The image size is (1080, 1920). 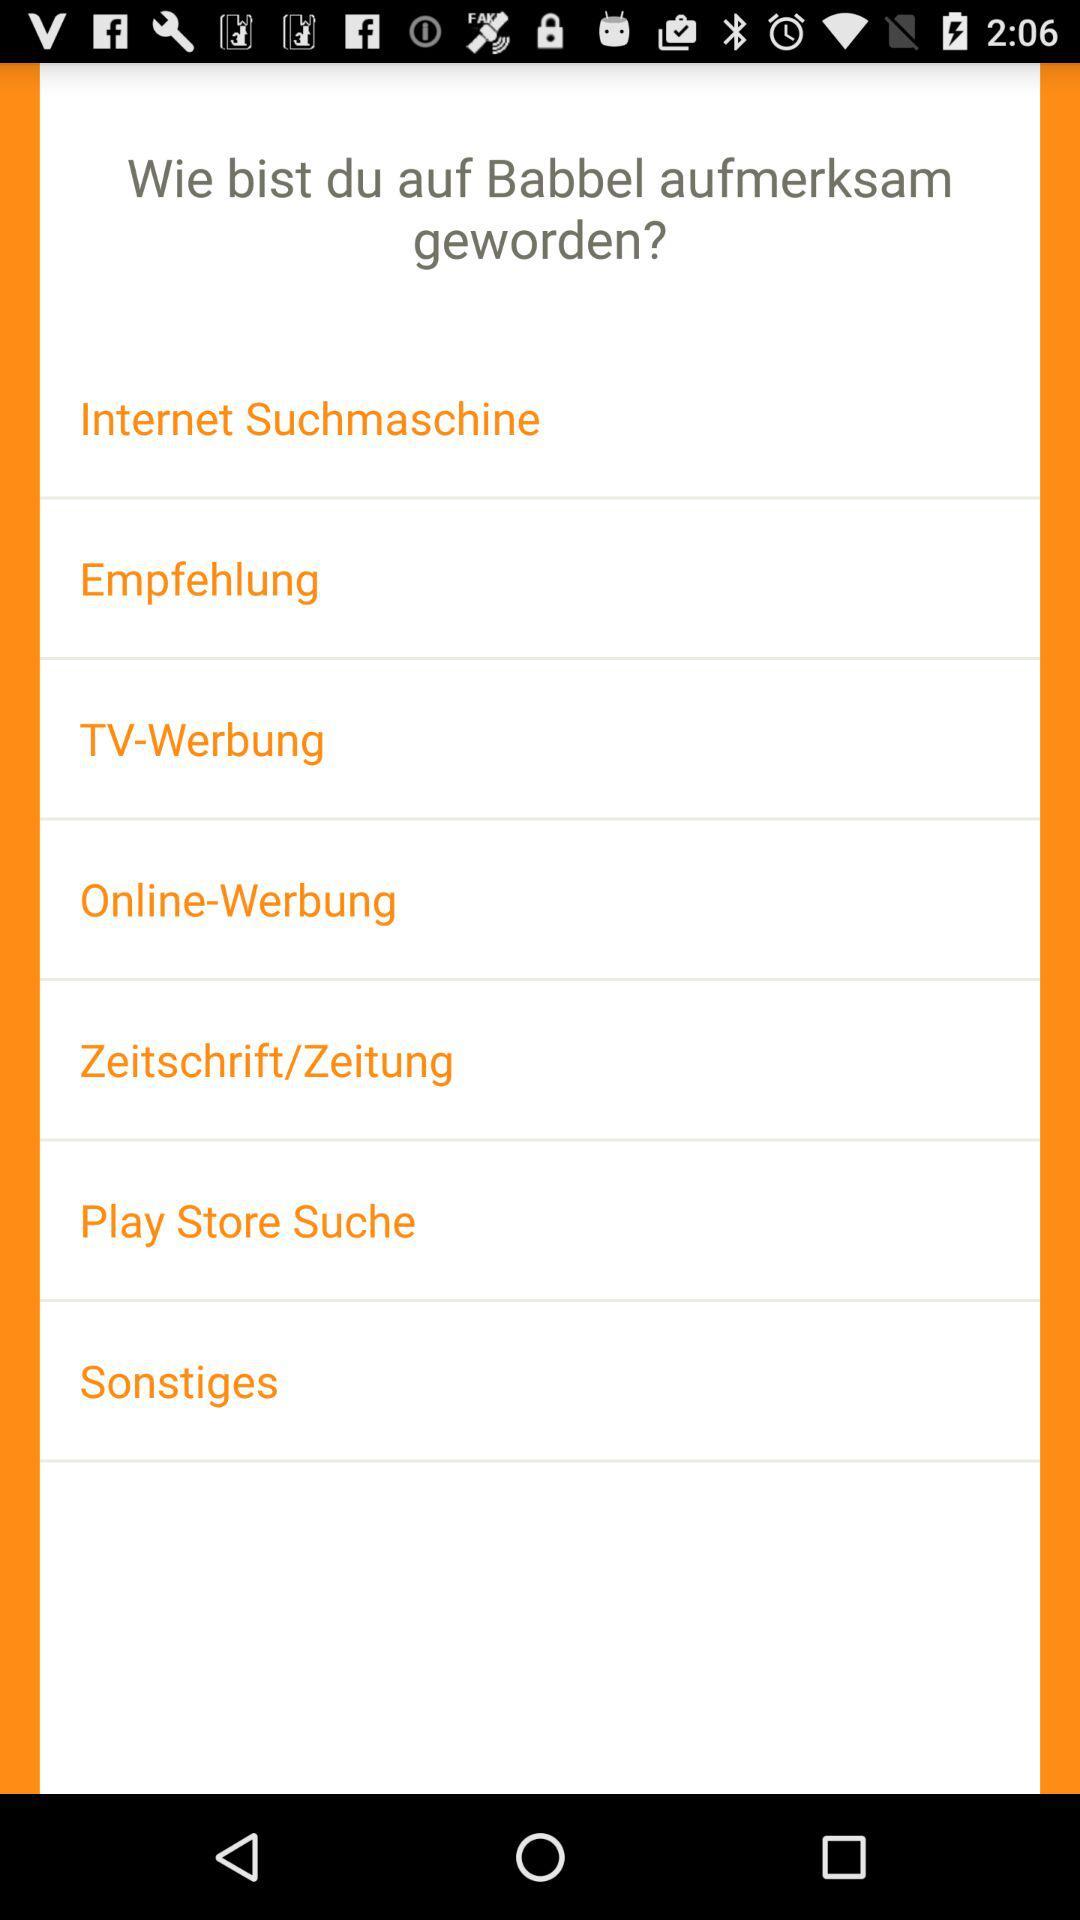 I want to click on the online-werbung app, so click(x=540, y=898).